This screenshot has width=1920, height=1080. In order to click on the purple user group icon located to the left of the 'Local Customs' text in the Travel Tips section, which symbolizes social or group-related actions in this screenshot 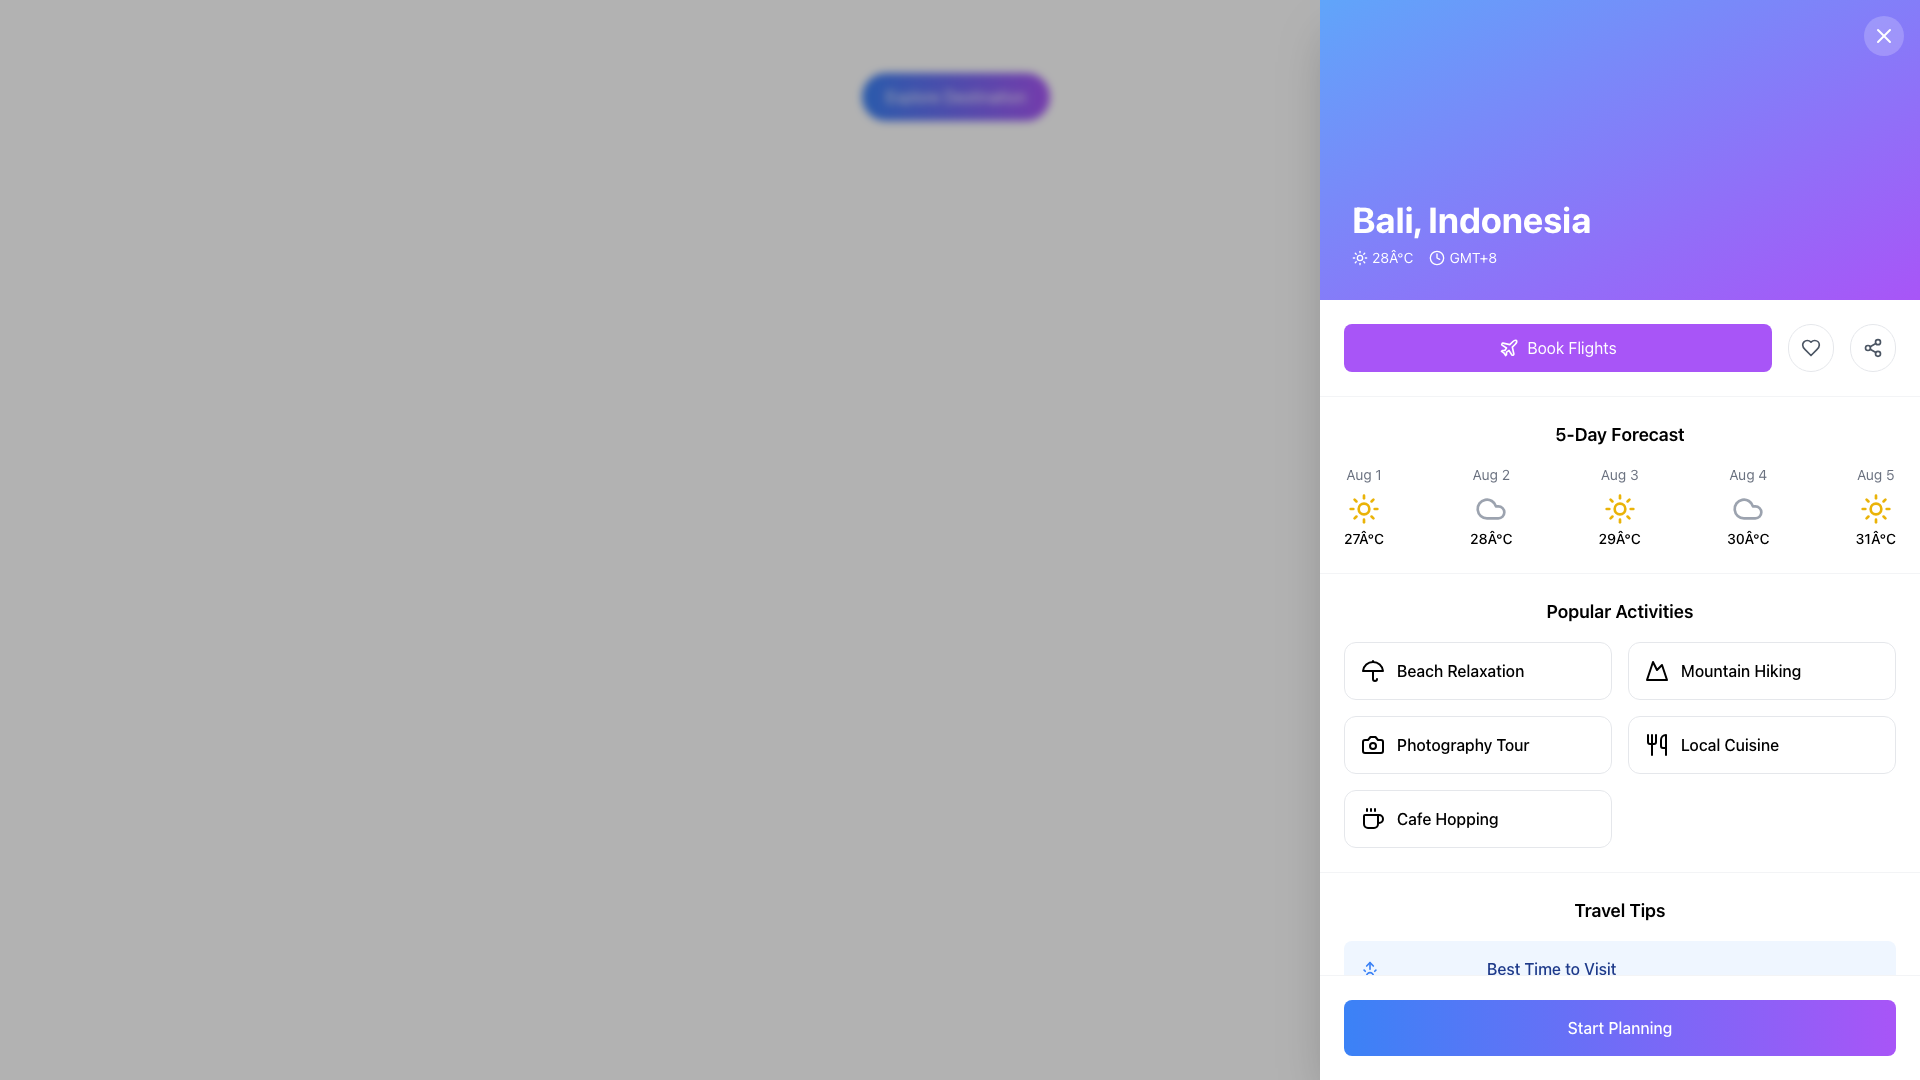, I will do `click(1368, 1062)`.